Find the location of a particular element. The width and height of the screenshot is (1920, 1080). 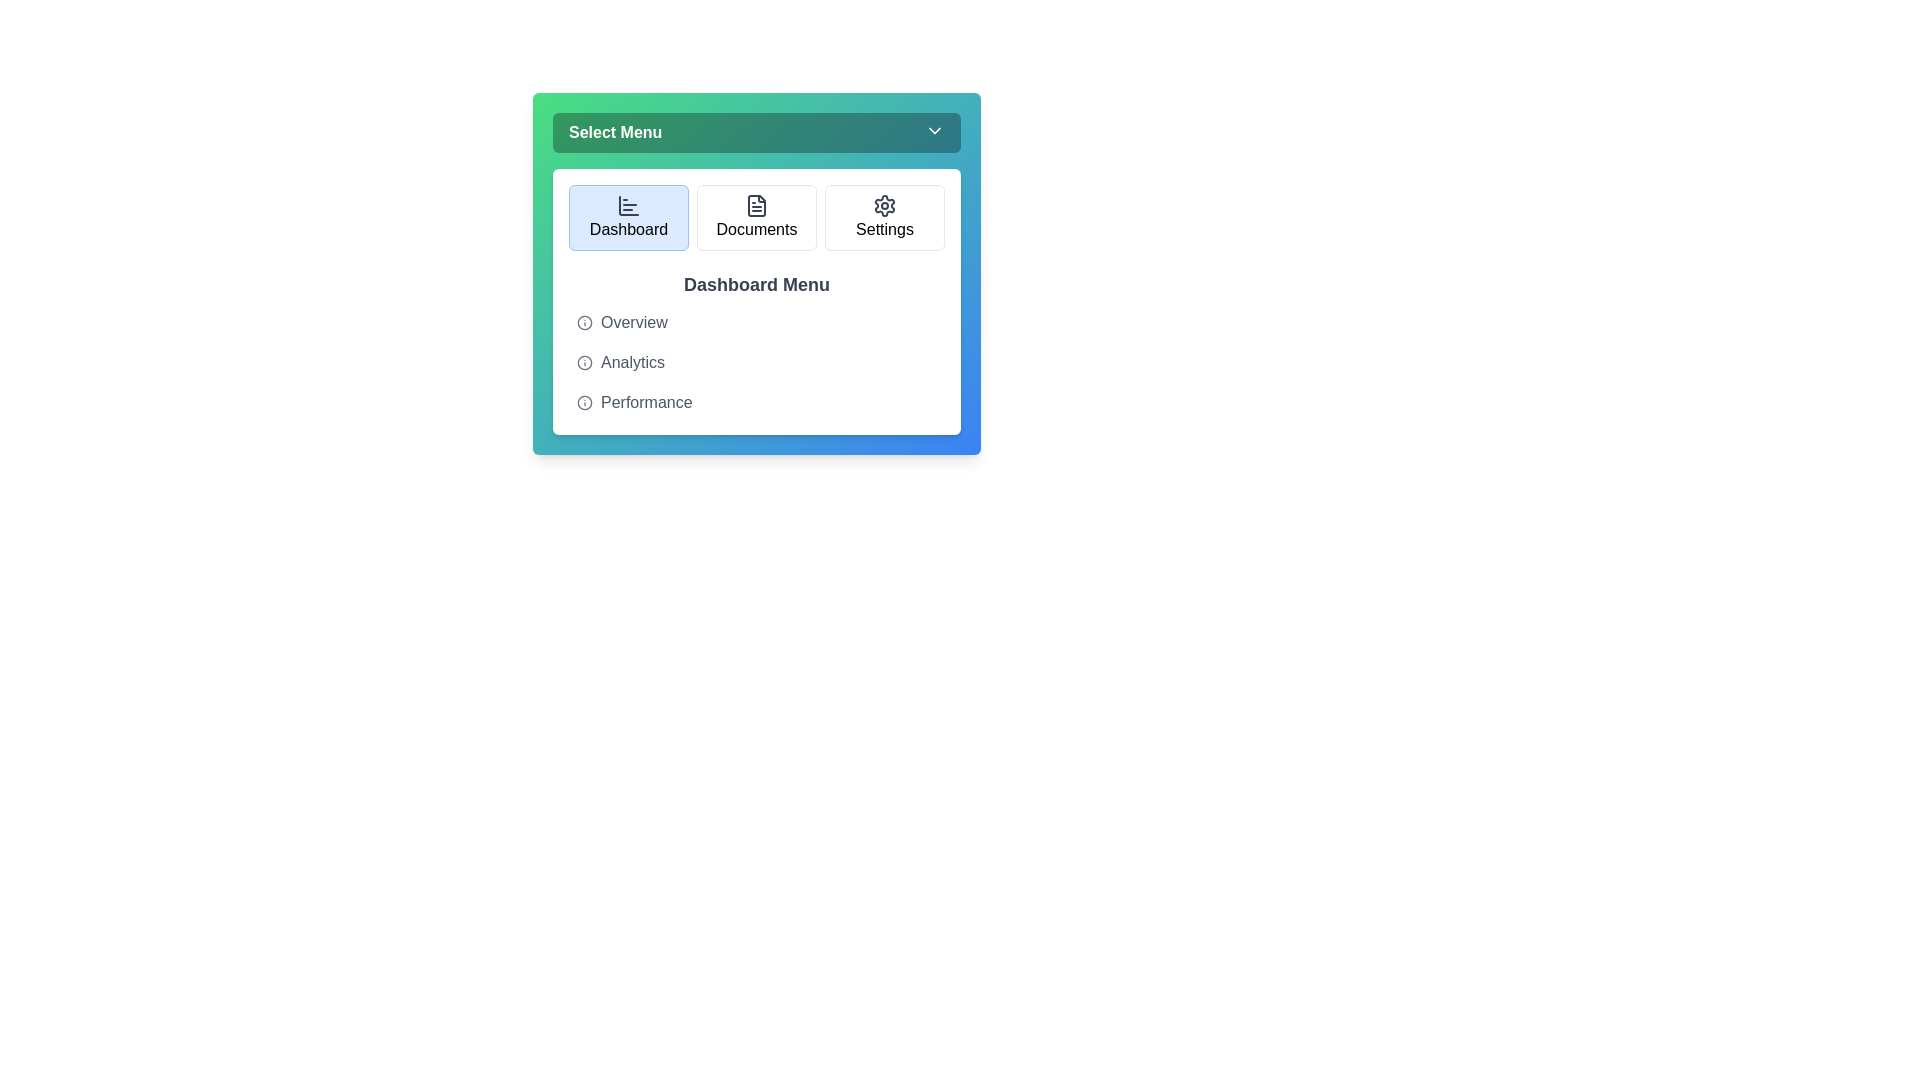

the icon depicting a file within the 'Documents' button, which is styled gray and centered in a rounded button in the middle of a toolbar is located at coordinates (756, 205).